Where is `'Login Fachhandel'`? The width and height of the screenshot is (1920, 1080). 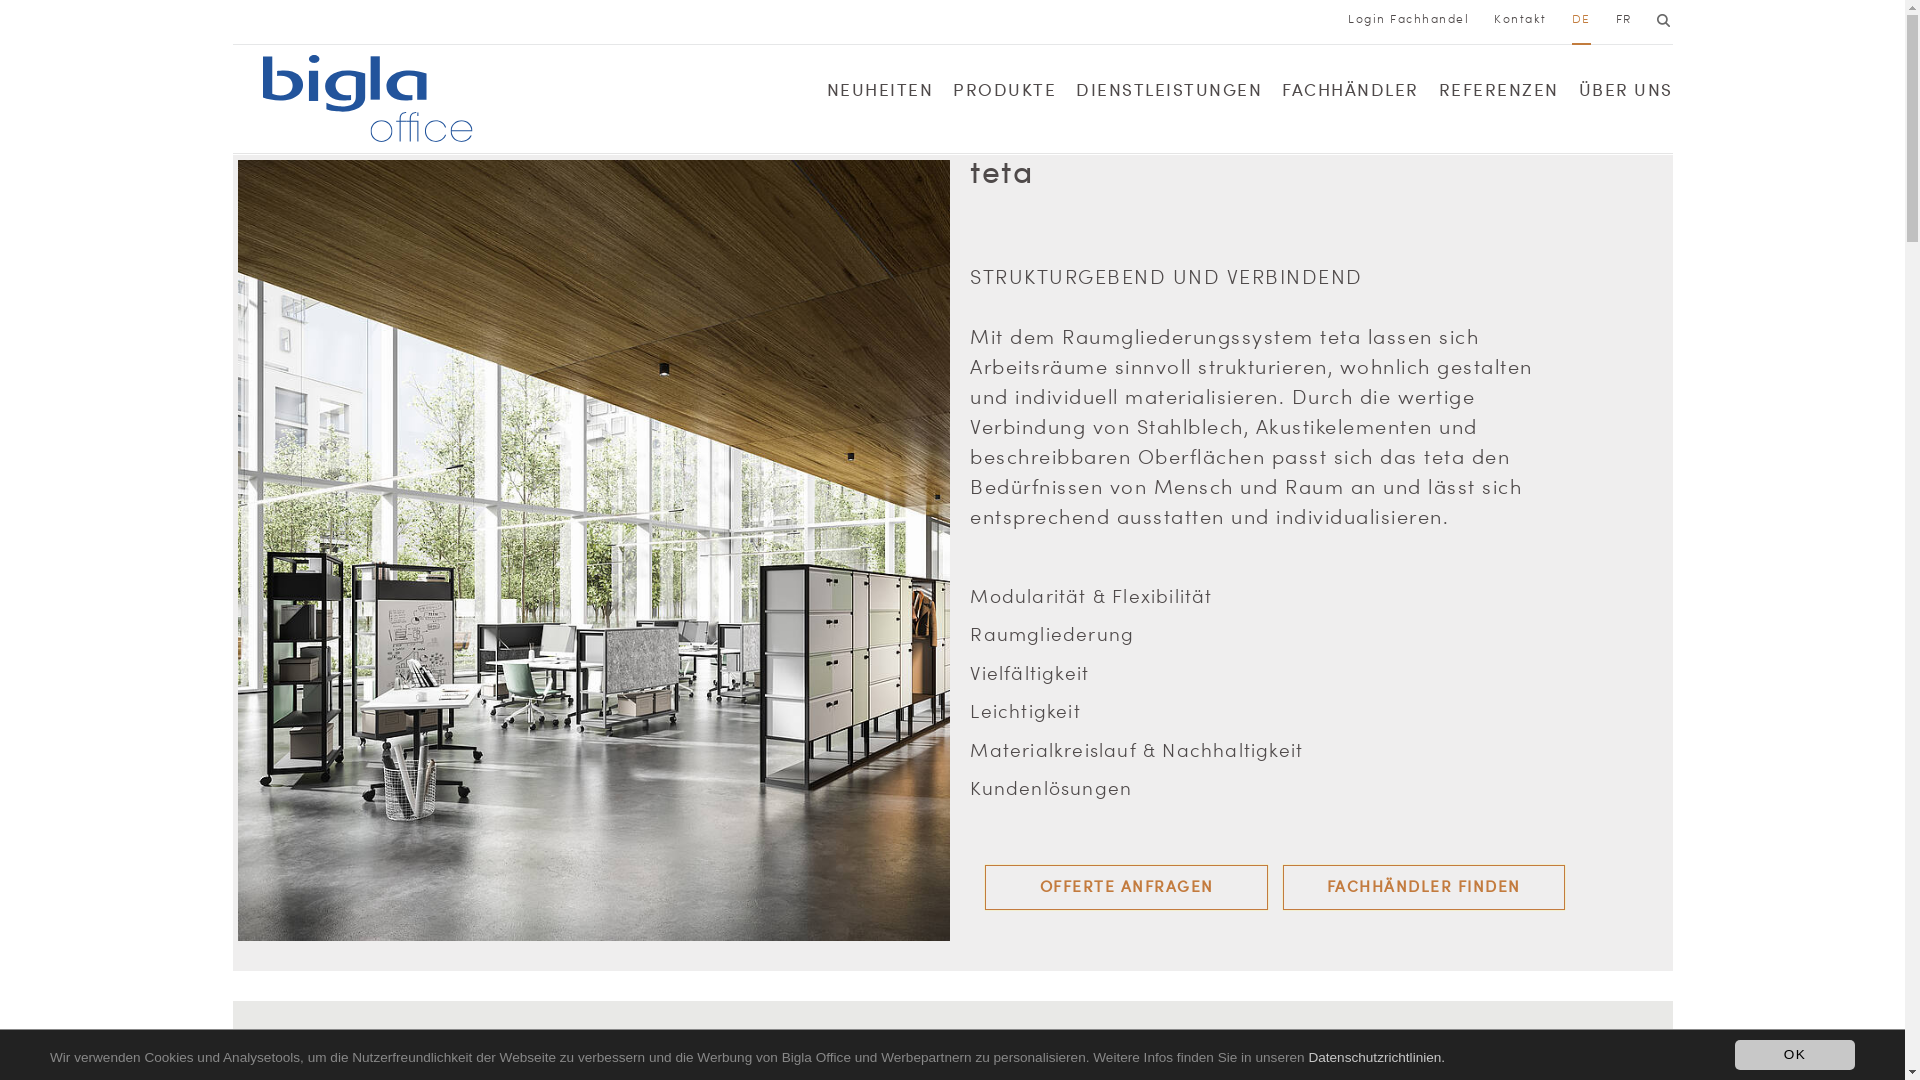 'Login Fachhandel' is located at coordinates (1407, 19).